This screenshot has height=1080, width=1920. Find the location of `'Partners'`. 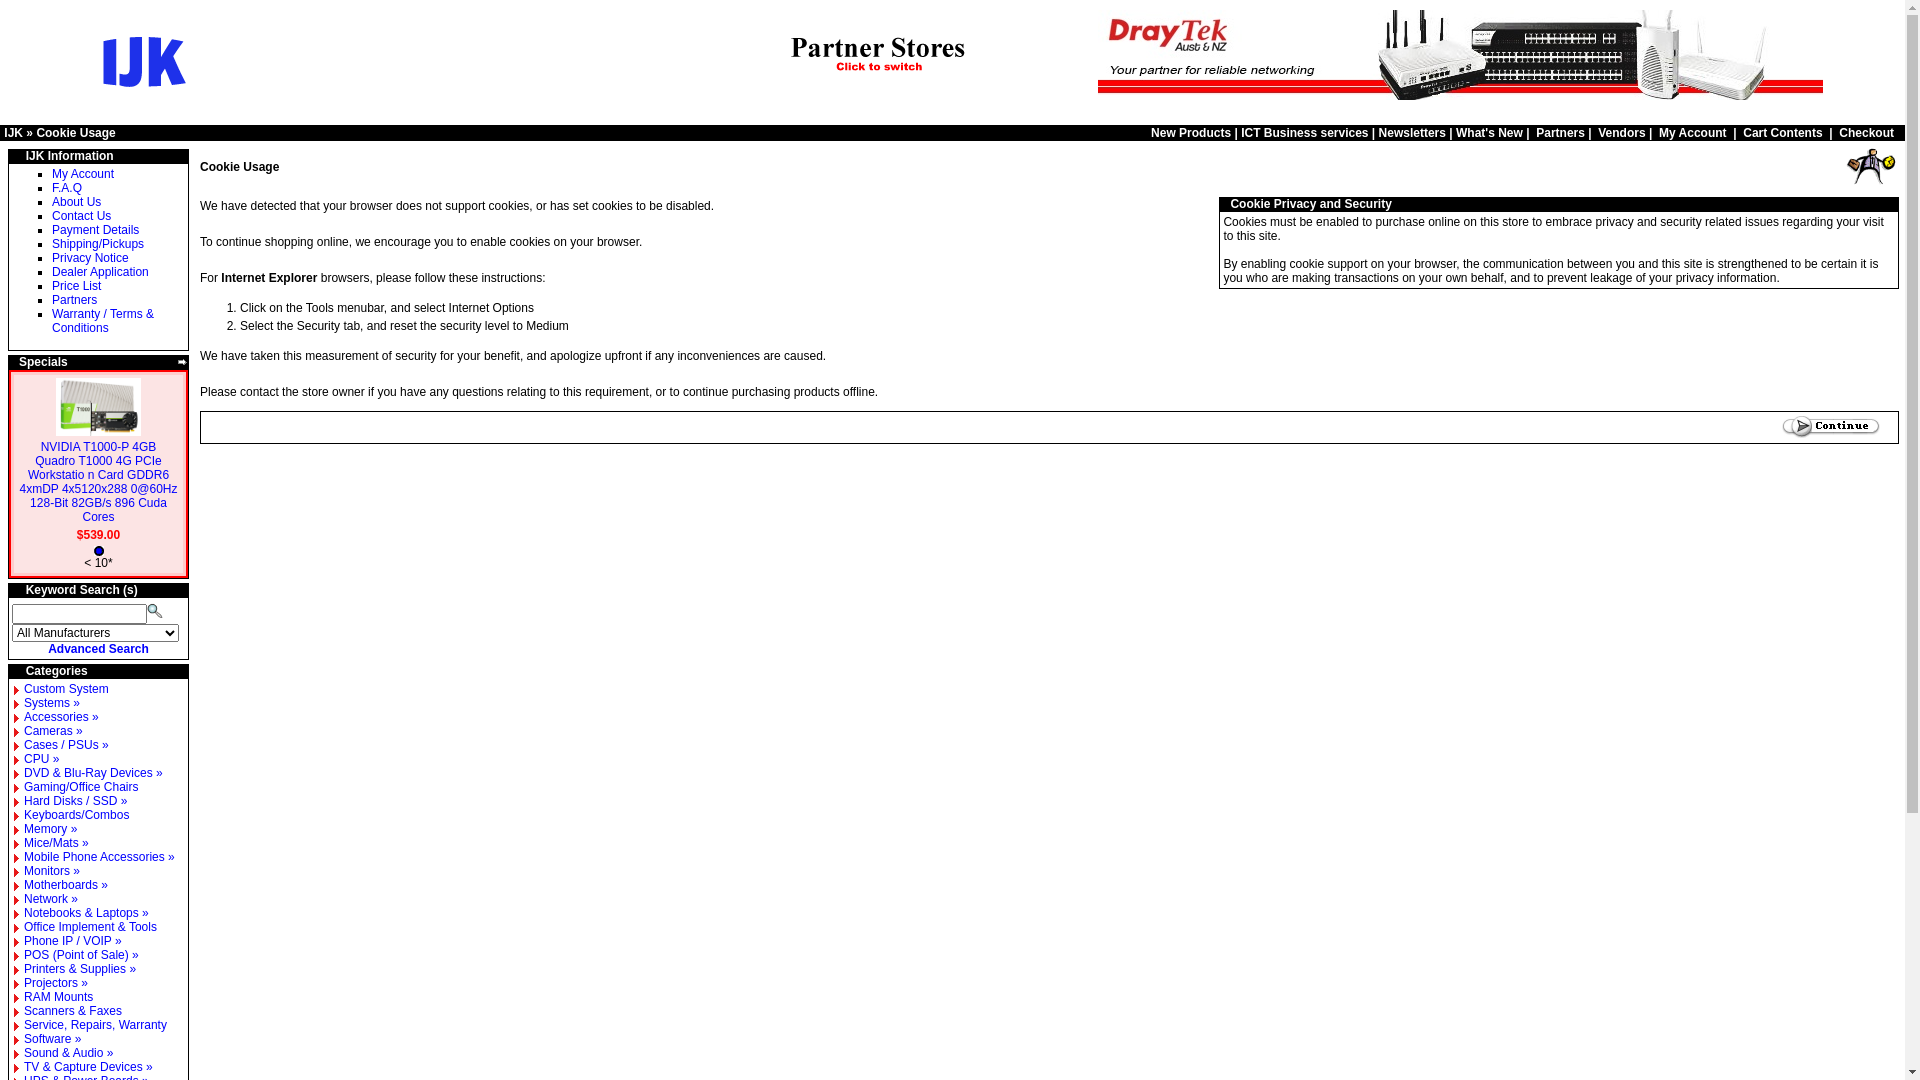

'Partners' is located at coordinates (1559, 132).